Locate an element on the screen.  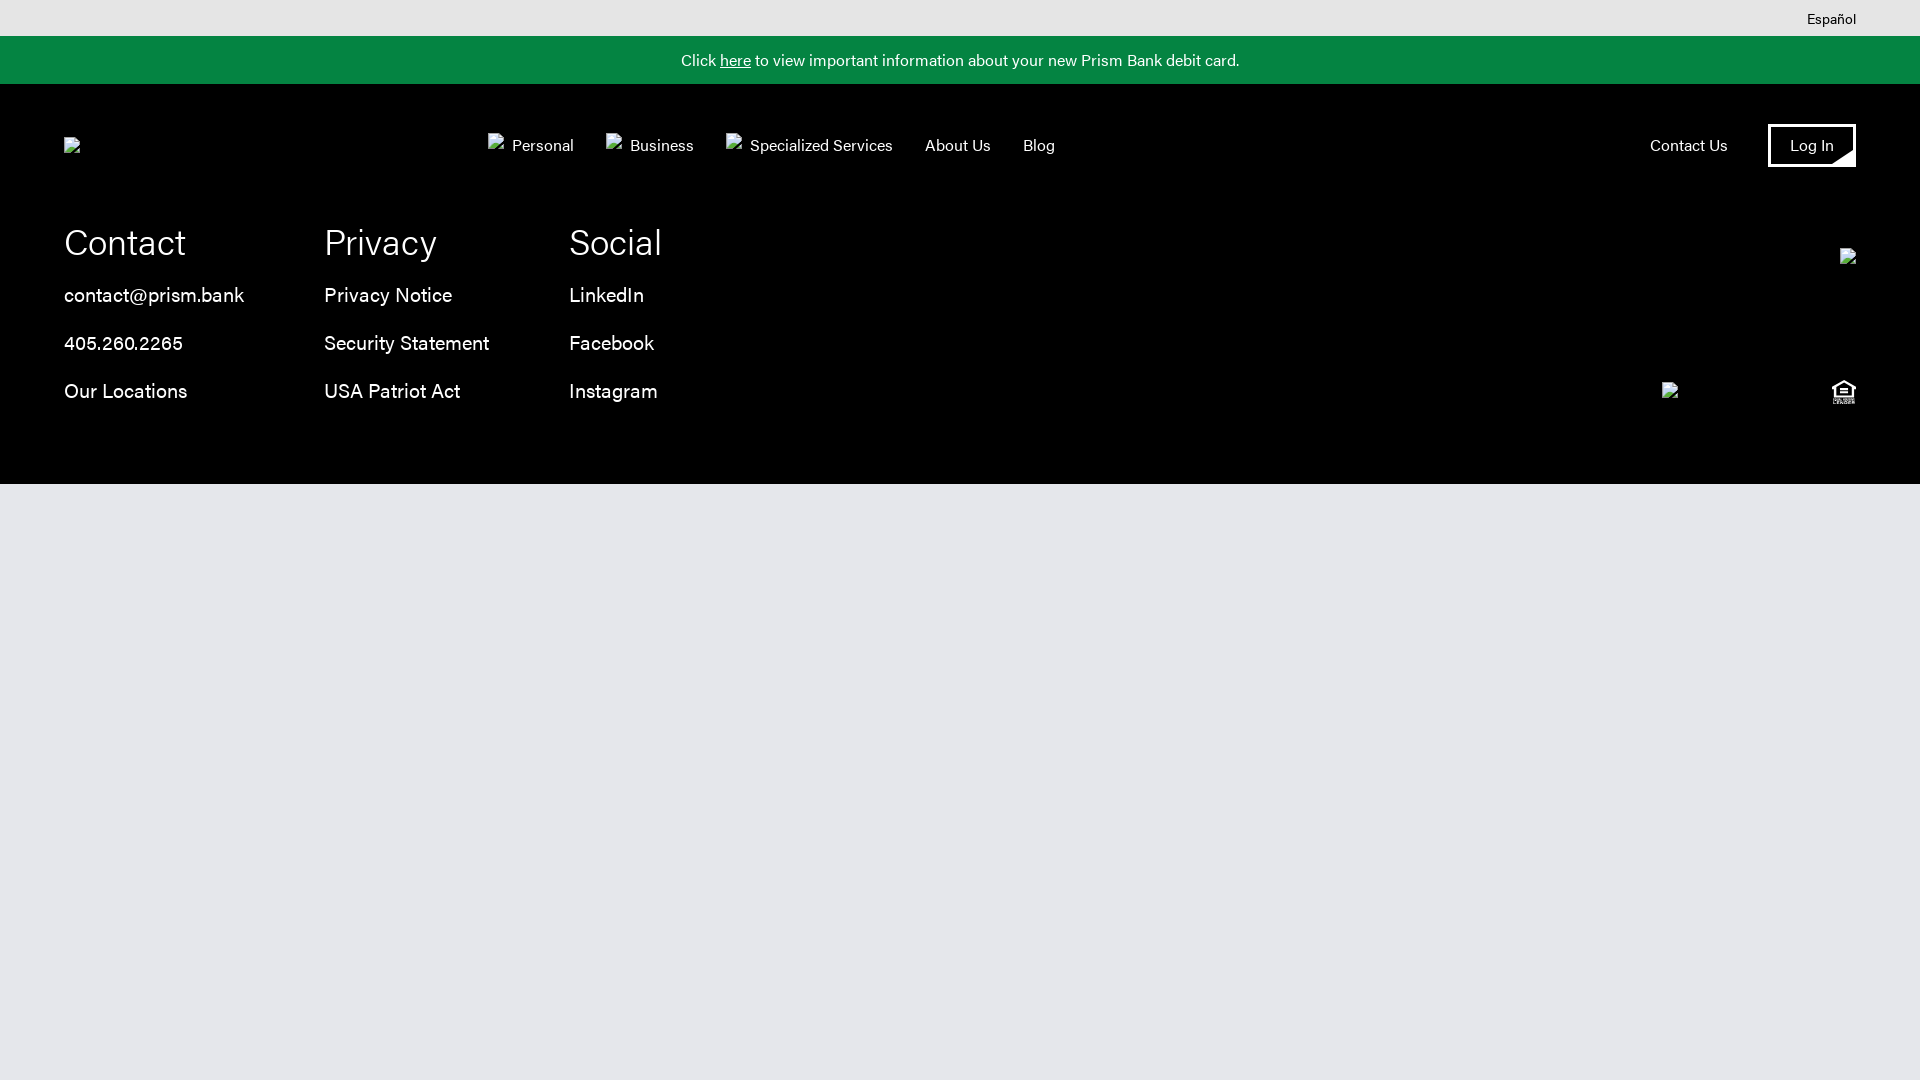
'Contact Us' is located at coordinates (1688, 143).